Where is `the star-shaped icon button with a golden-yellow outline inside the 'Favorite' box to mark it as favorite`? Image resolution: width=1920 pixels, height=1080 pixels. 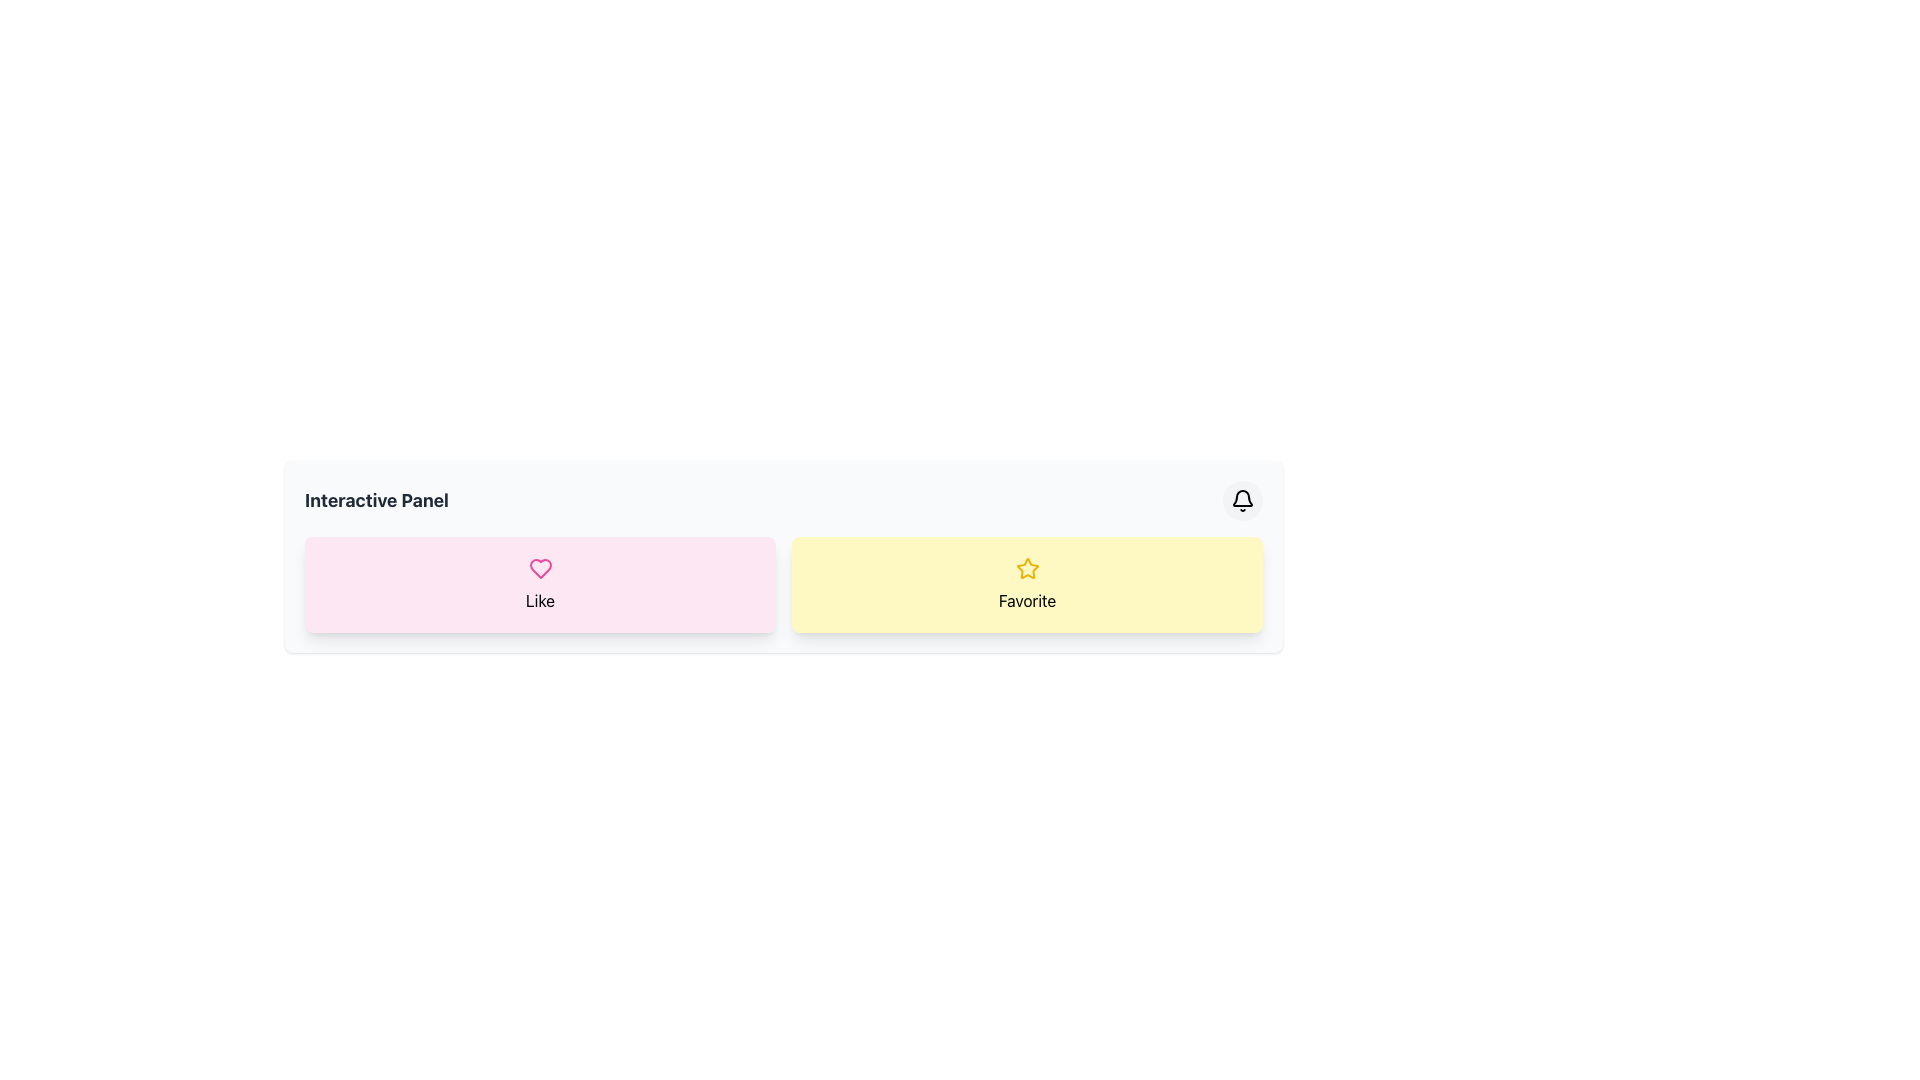
the star-shaped icon button with a golden-yellow outline inside the 'Favorite' box to mark it as favorite is located at coordinates (1027, 568).